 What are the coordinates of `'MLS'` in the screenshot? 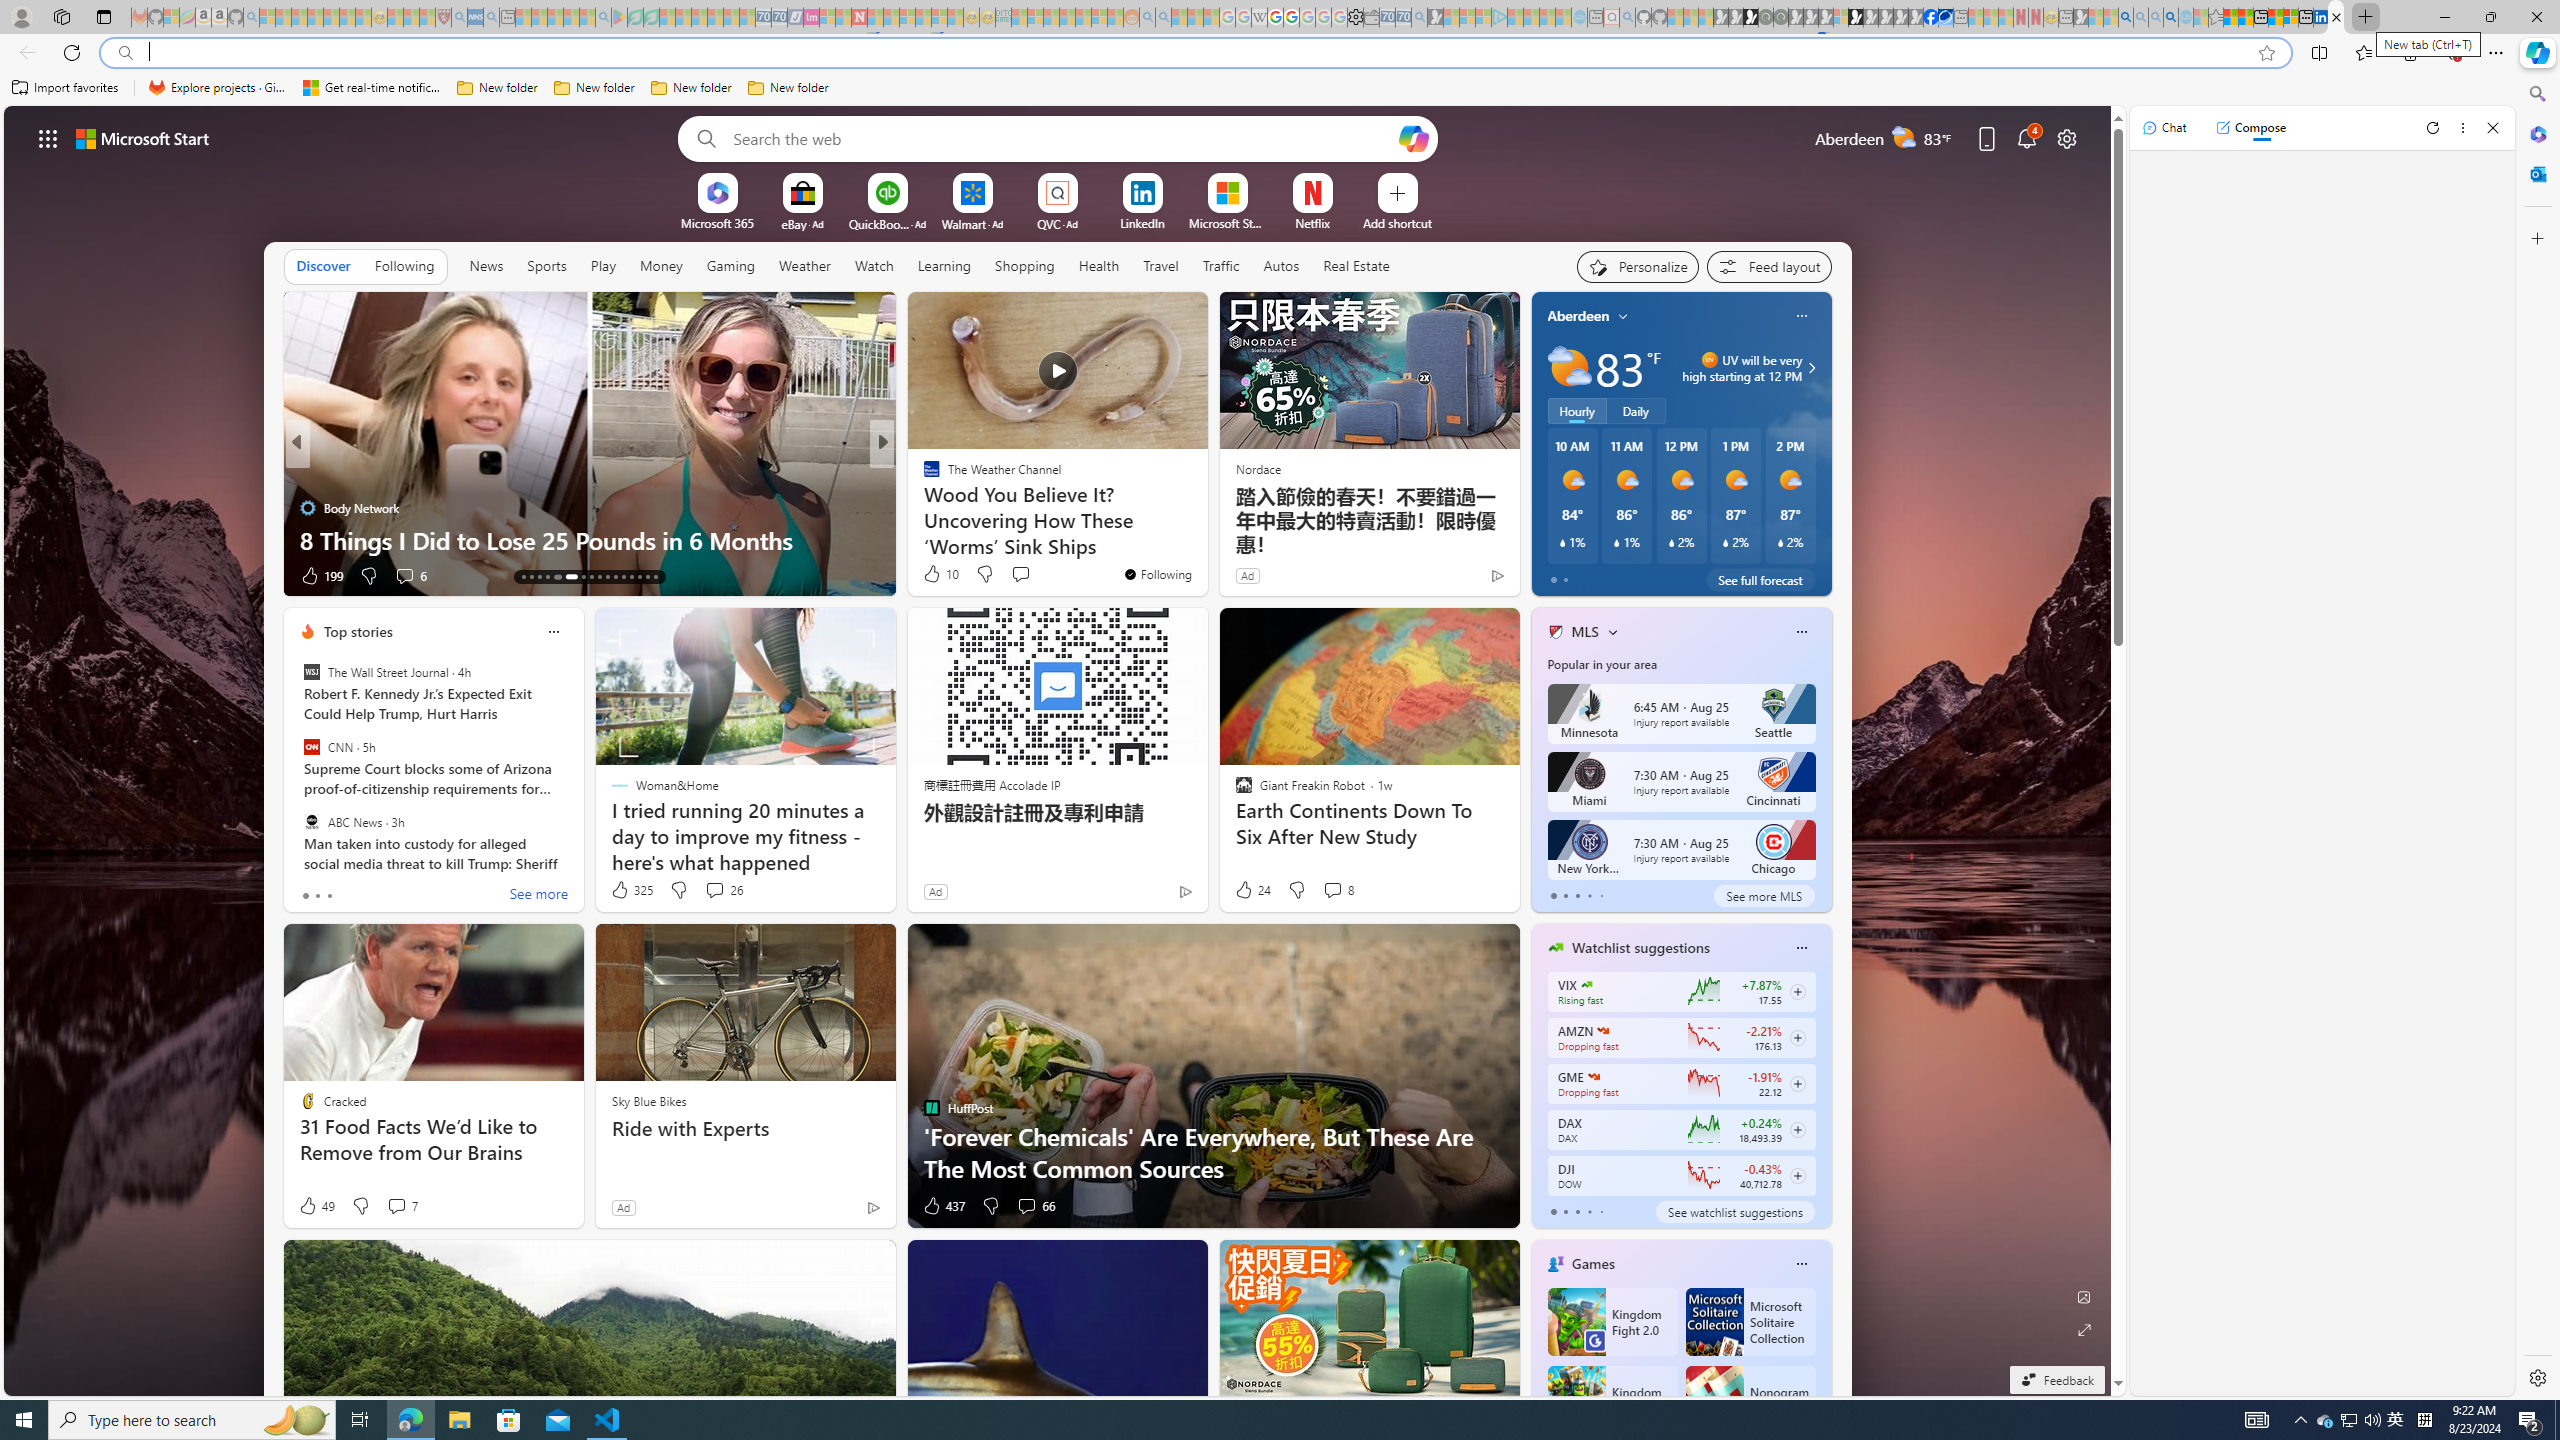 It's located at (1585, 631).